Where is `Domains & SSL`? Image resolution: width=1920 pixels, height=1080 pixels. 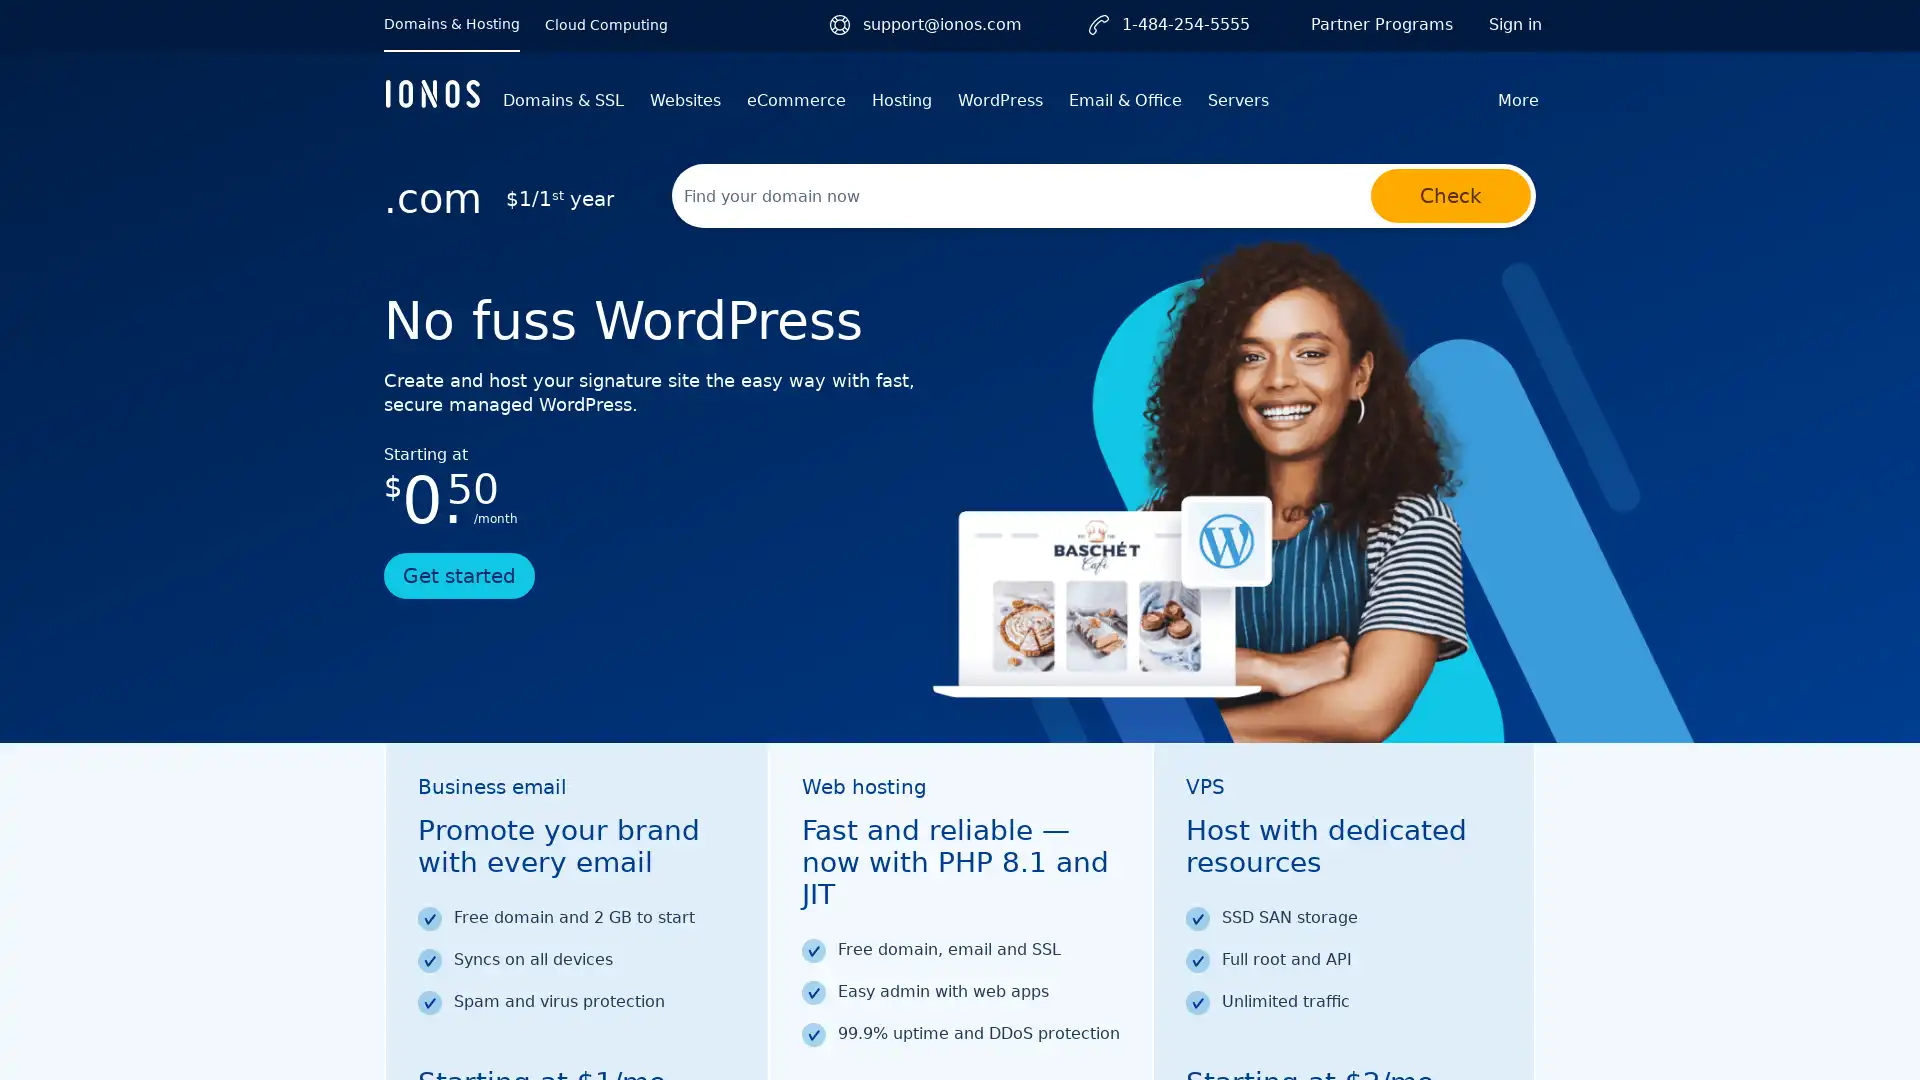 Domains & SSL is located at coordinates (562, 100).